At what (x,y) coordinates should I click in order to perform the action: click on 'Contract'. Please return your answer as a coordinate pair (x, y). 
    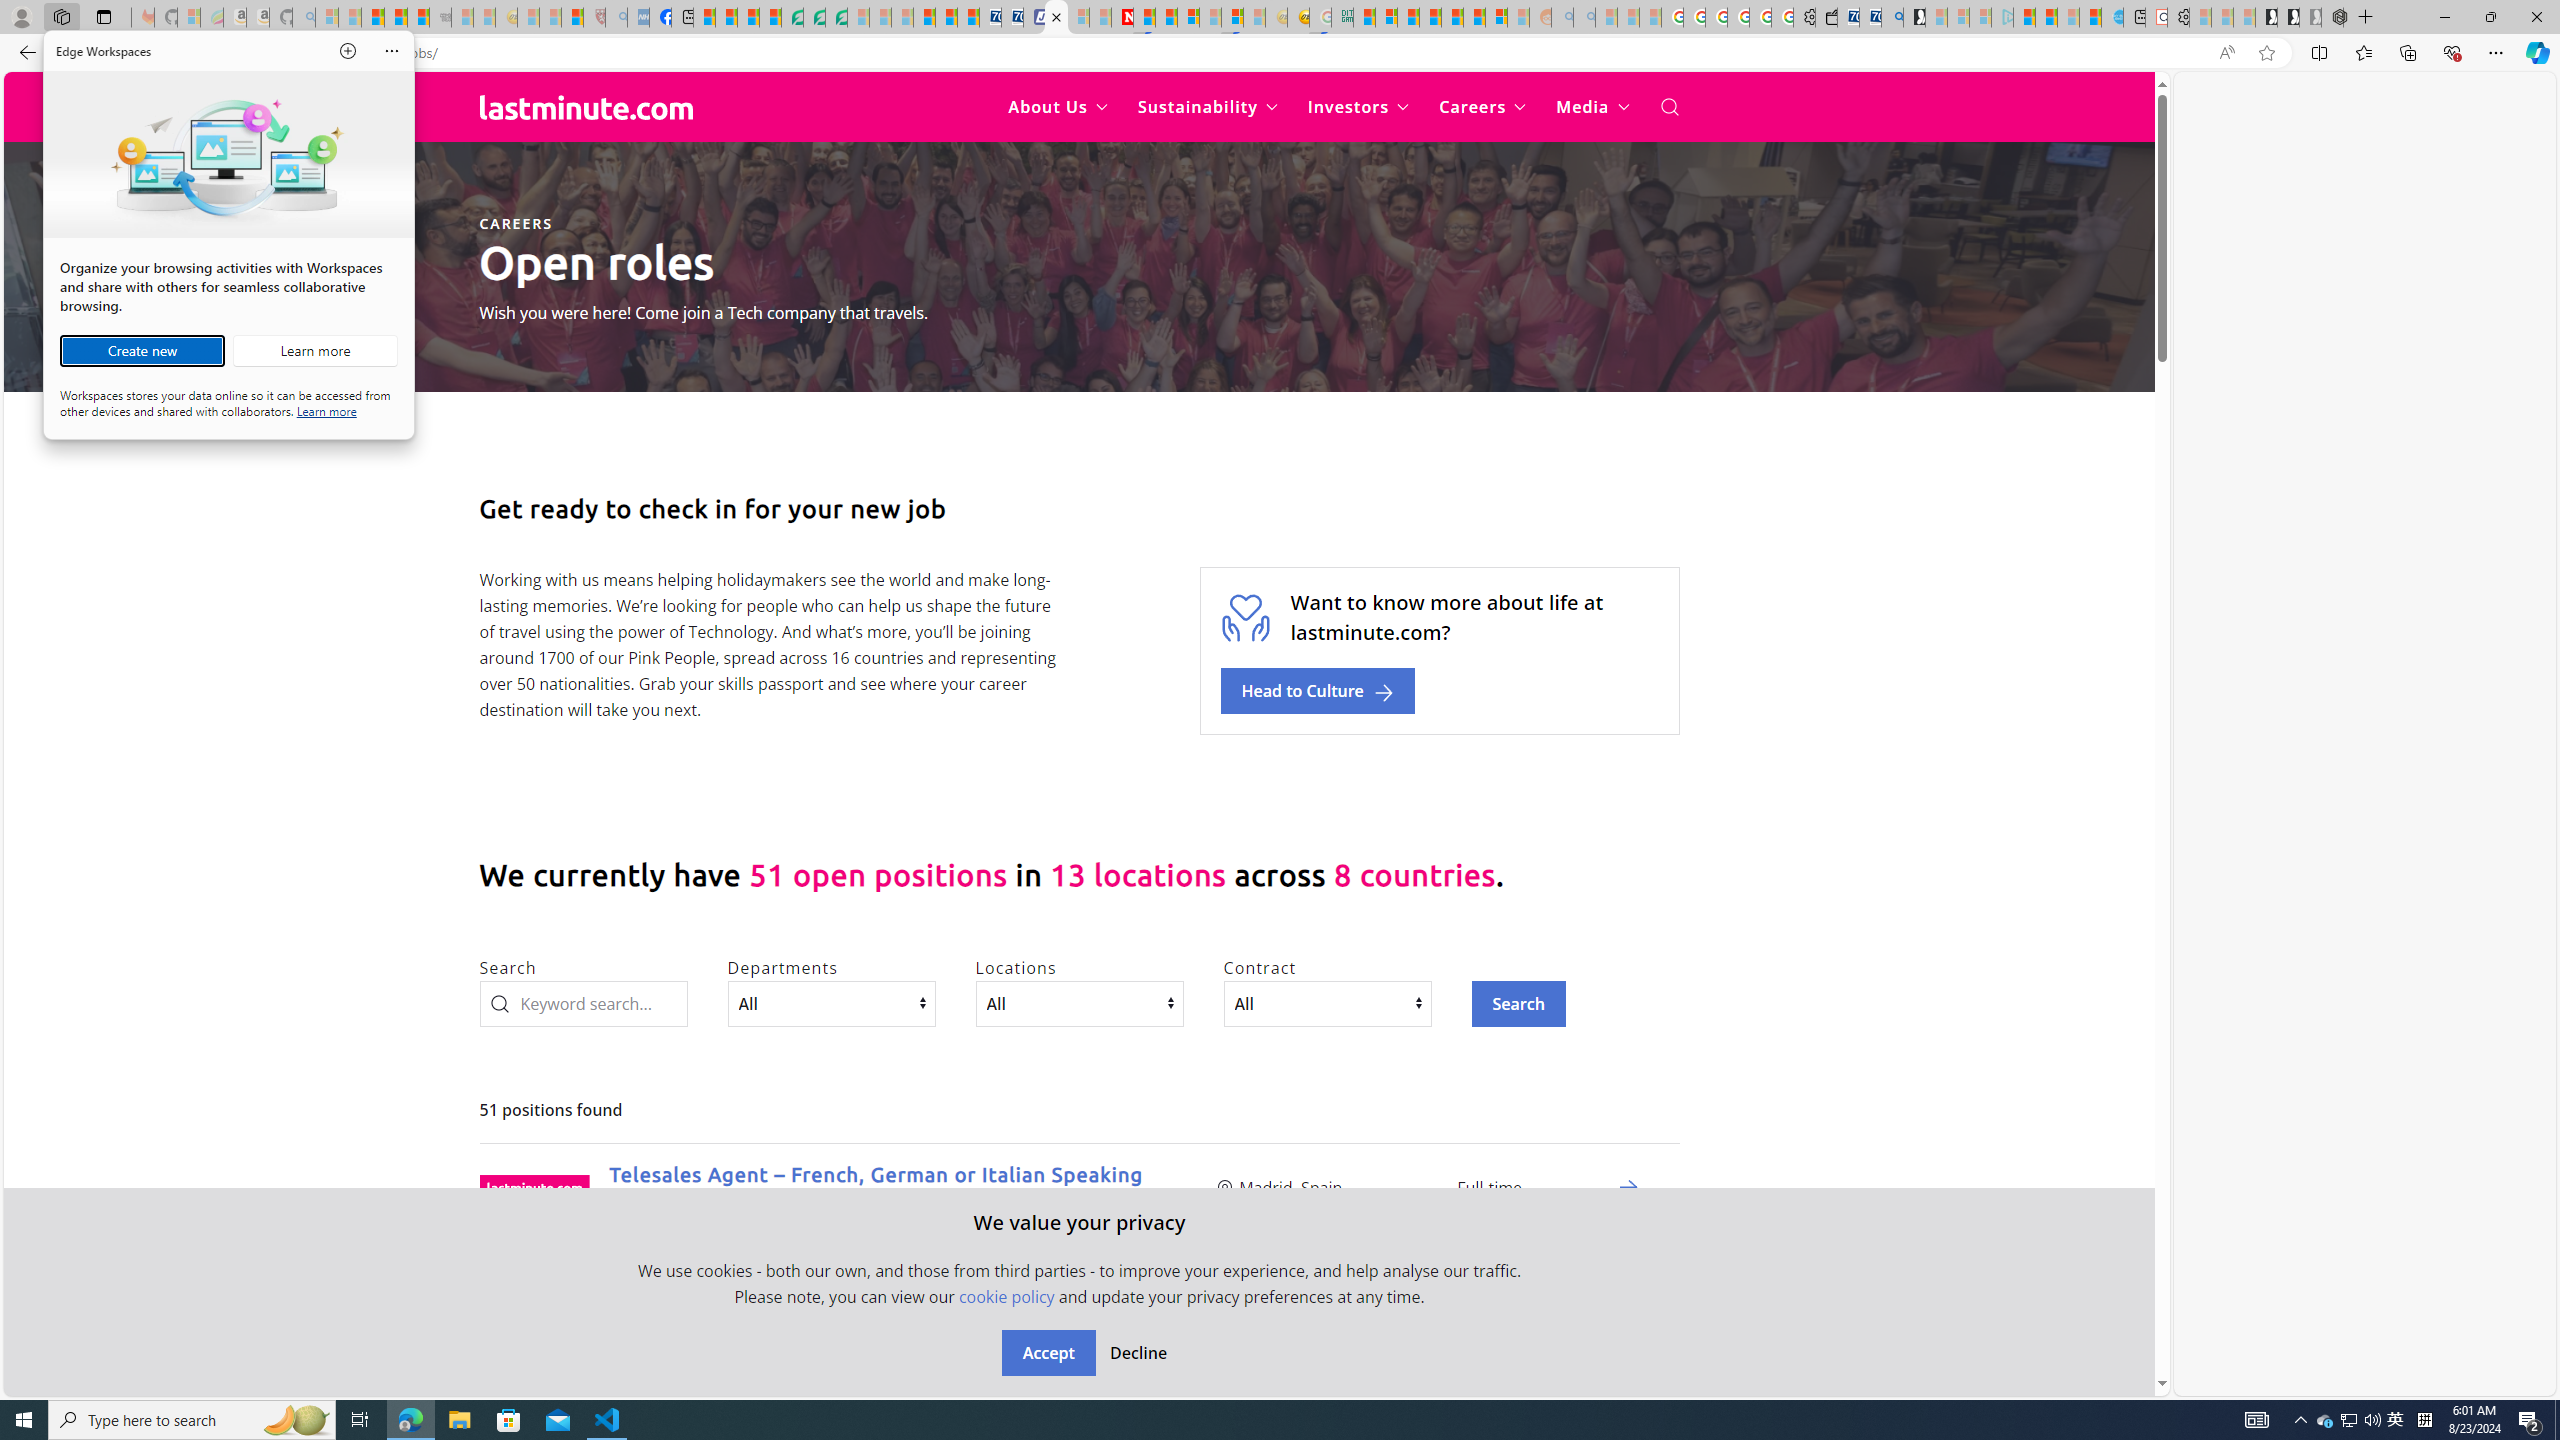
    Looking at the image, I should click on (1326, 1003).